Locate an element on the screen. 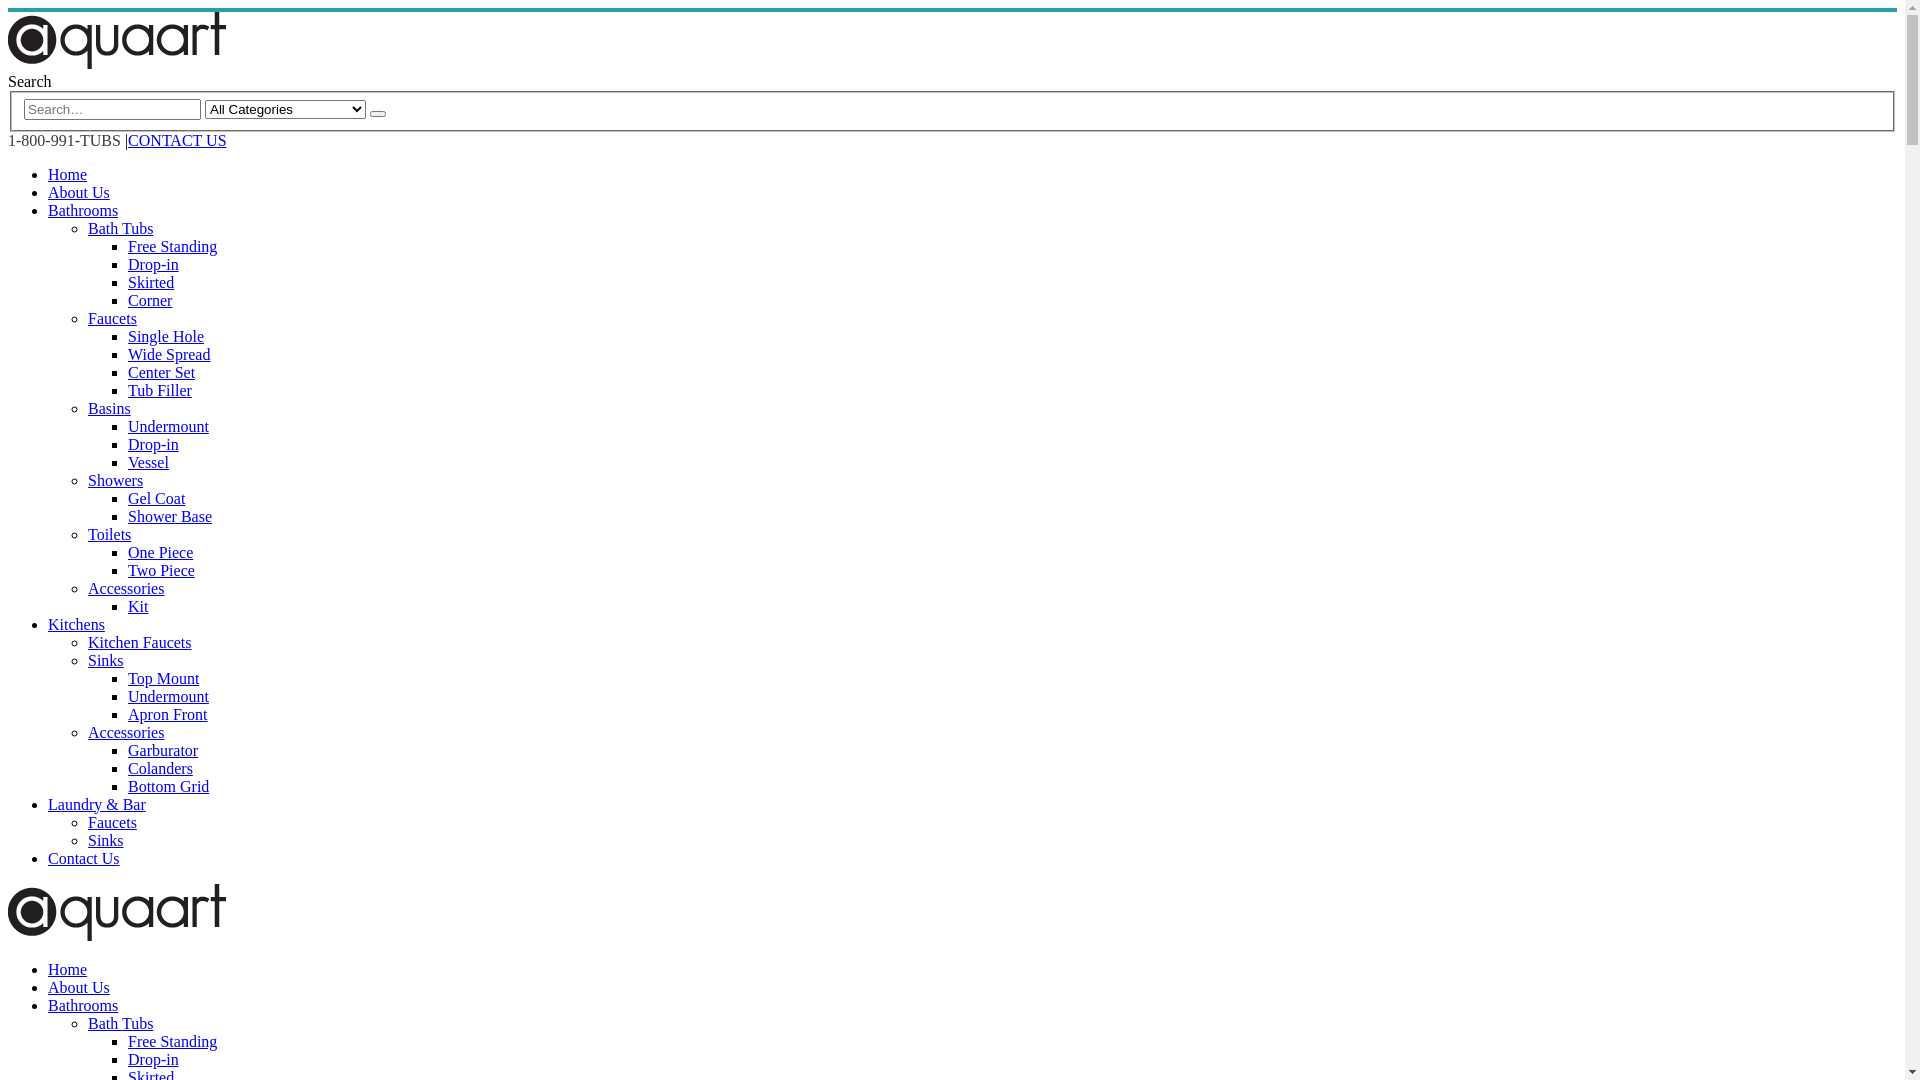  'Accessories' is located at coordinates (124, 587).